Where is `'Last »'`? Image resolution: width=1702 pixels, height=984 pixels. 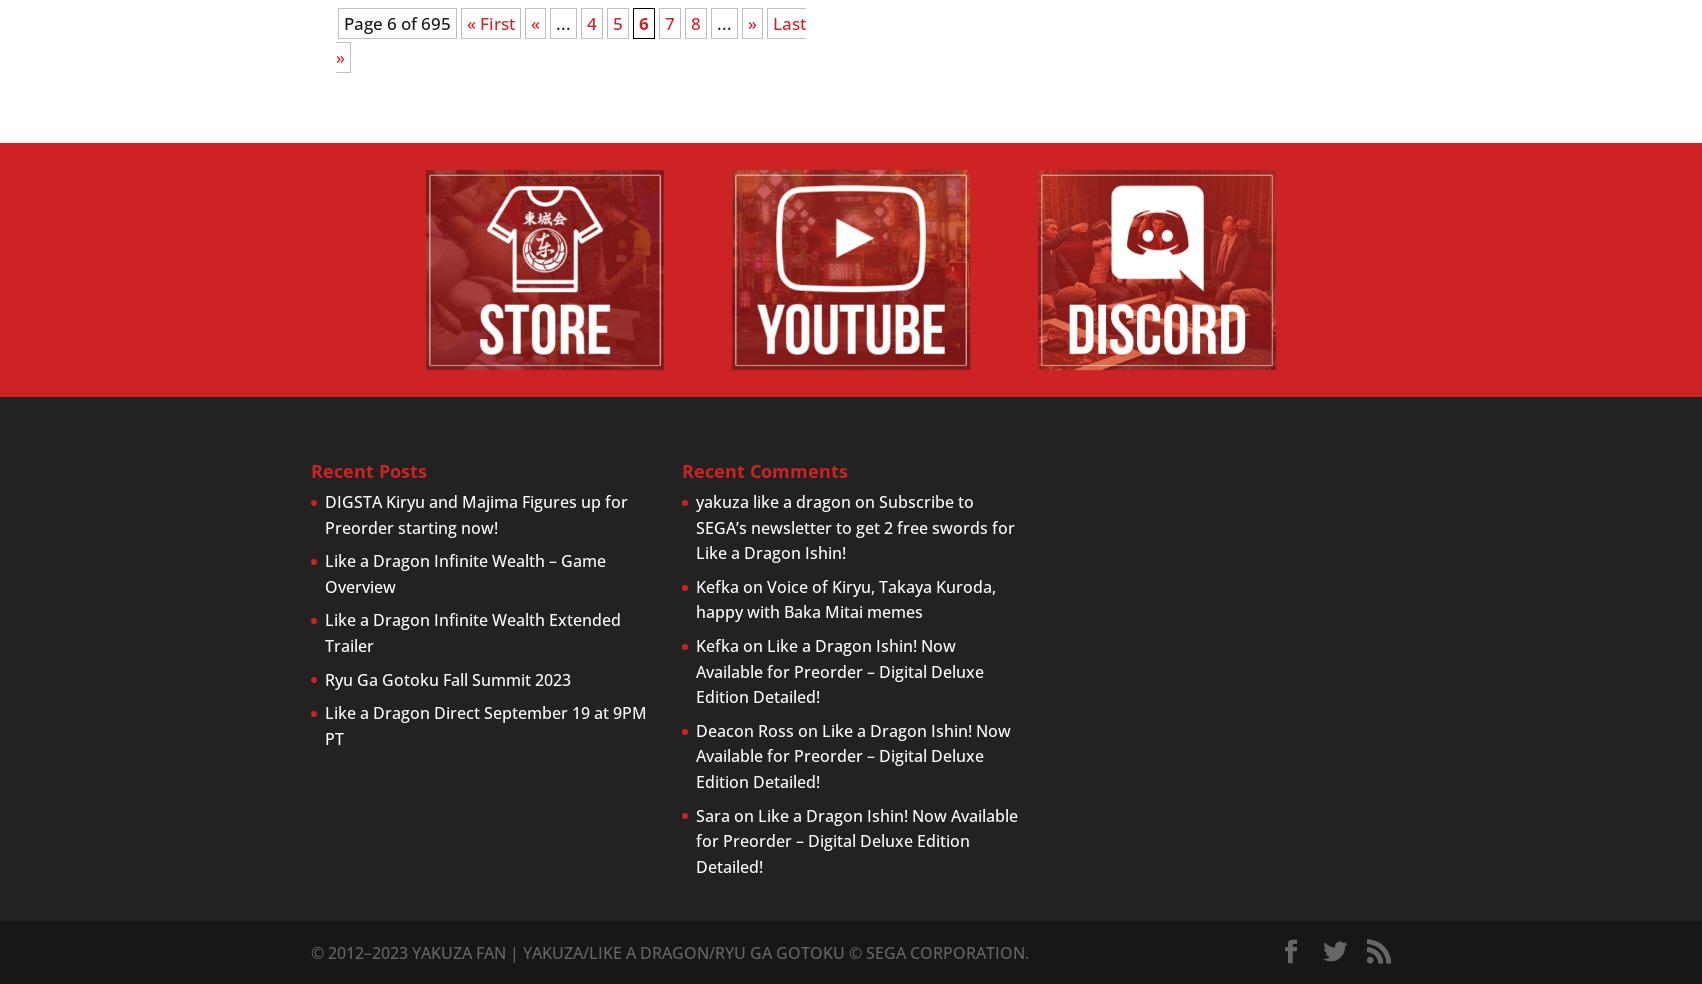 'Last »' is located at coordinates (571, 39).